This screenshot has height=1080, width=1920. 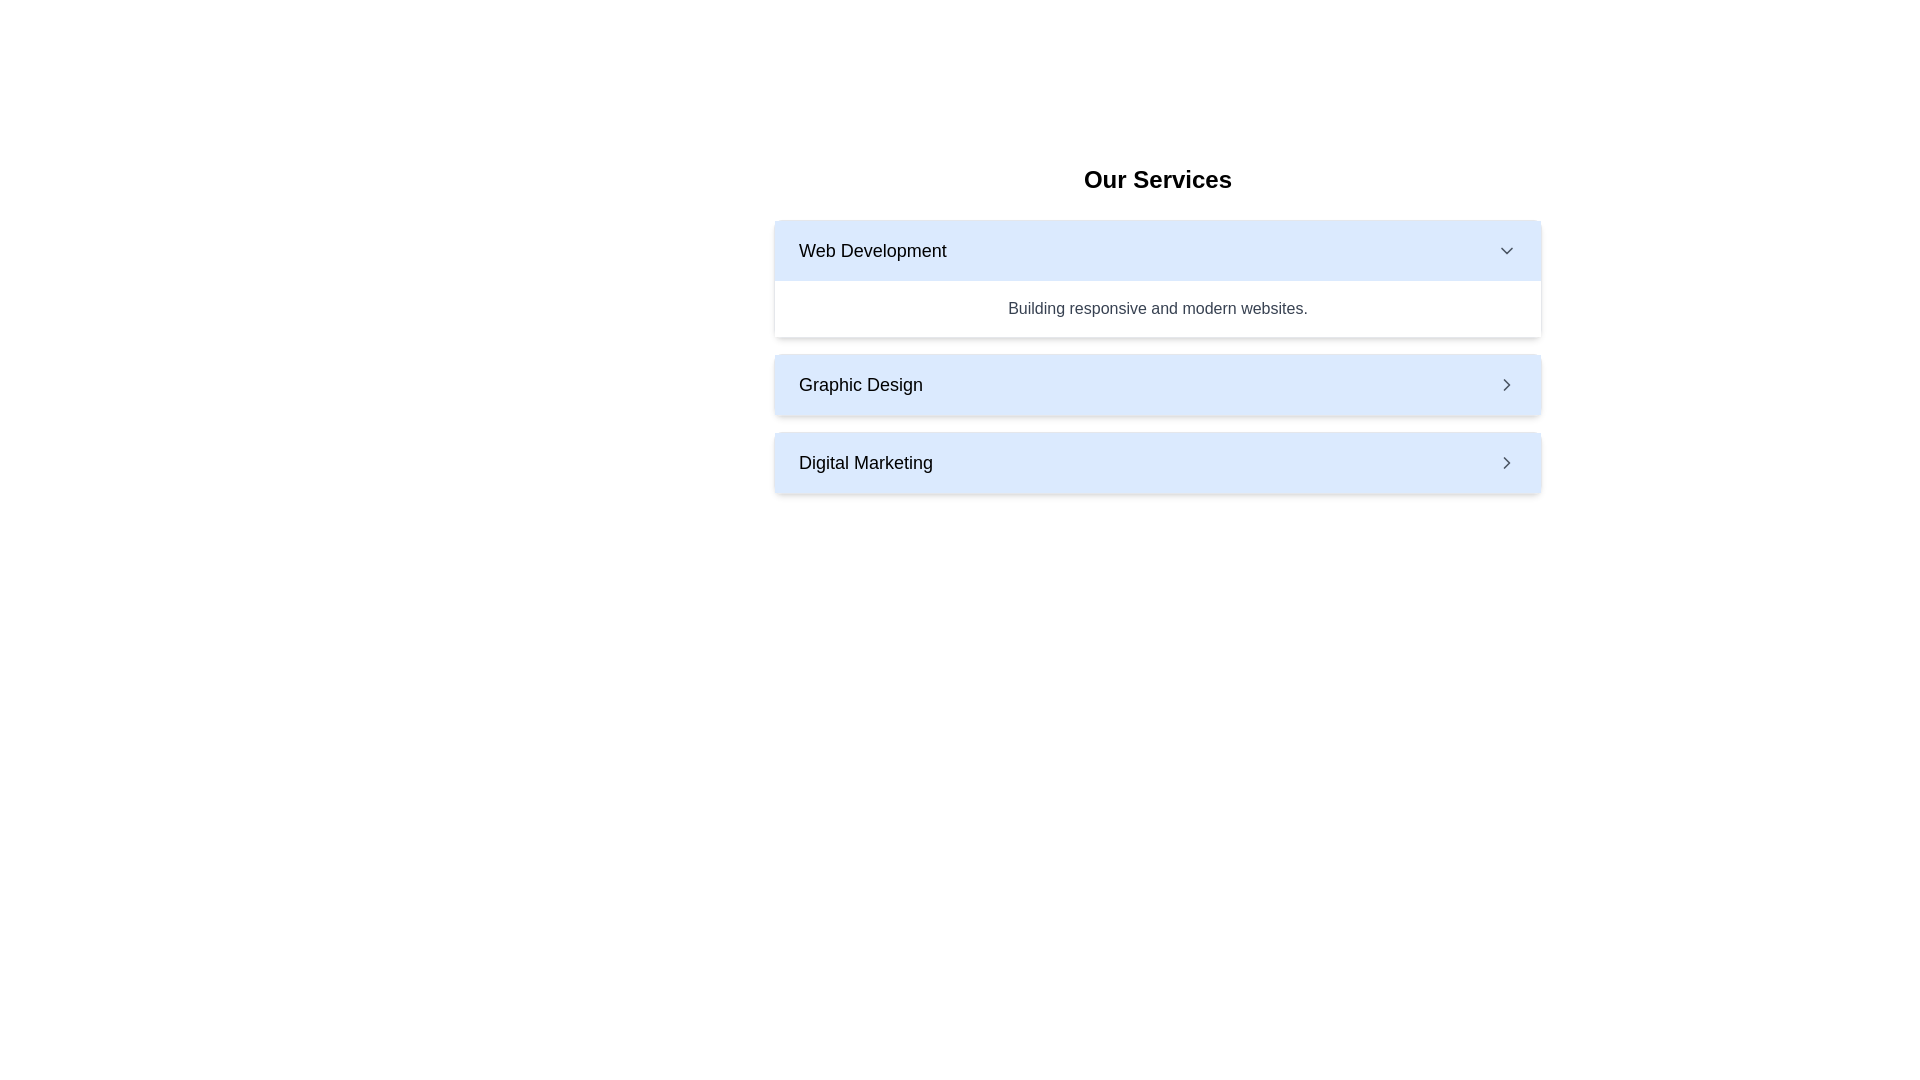 What do you see at coordinates (1507, 462) in the screenshot?
I see `the right-pointing arrowhead icon within the SVG graphic element located in the 'Our Services' section, which is associated with navigation or expansion` at bounding box center [1507, 462].